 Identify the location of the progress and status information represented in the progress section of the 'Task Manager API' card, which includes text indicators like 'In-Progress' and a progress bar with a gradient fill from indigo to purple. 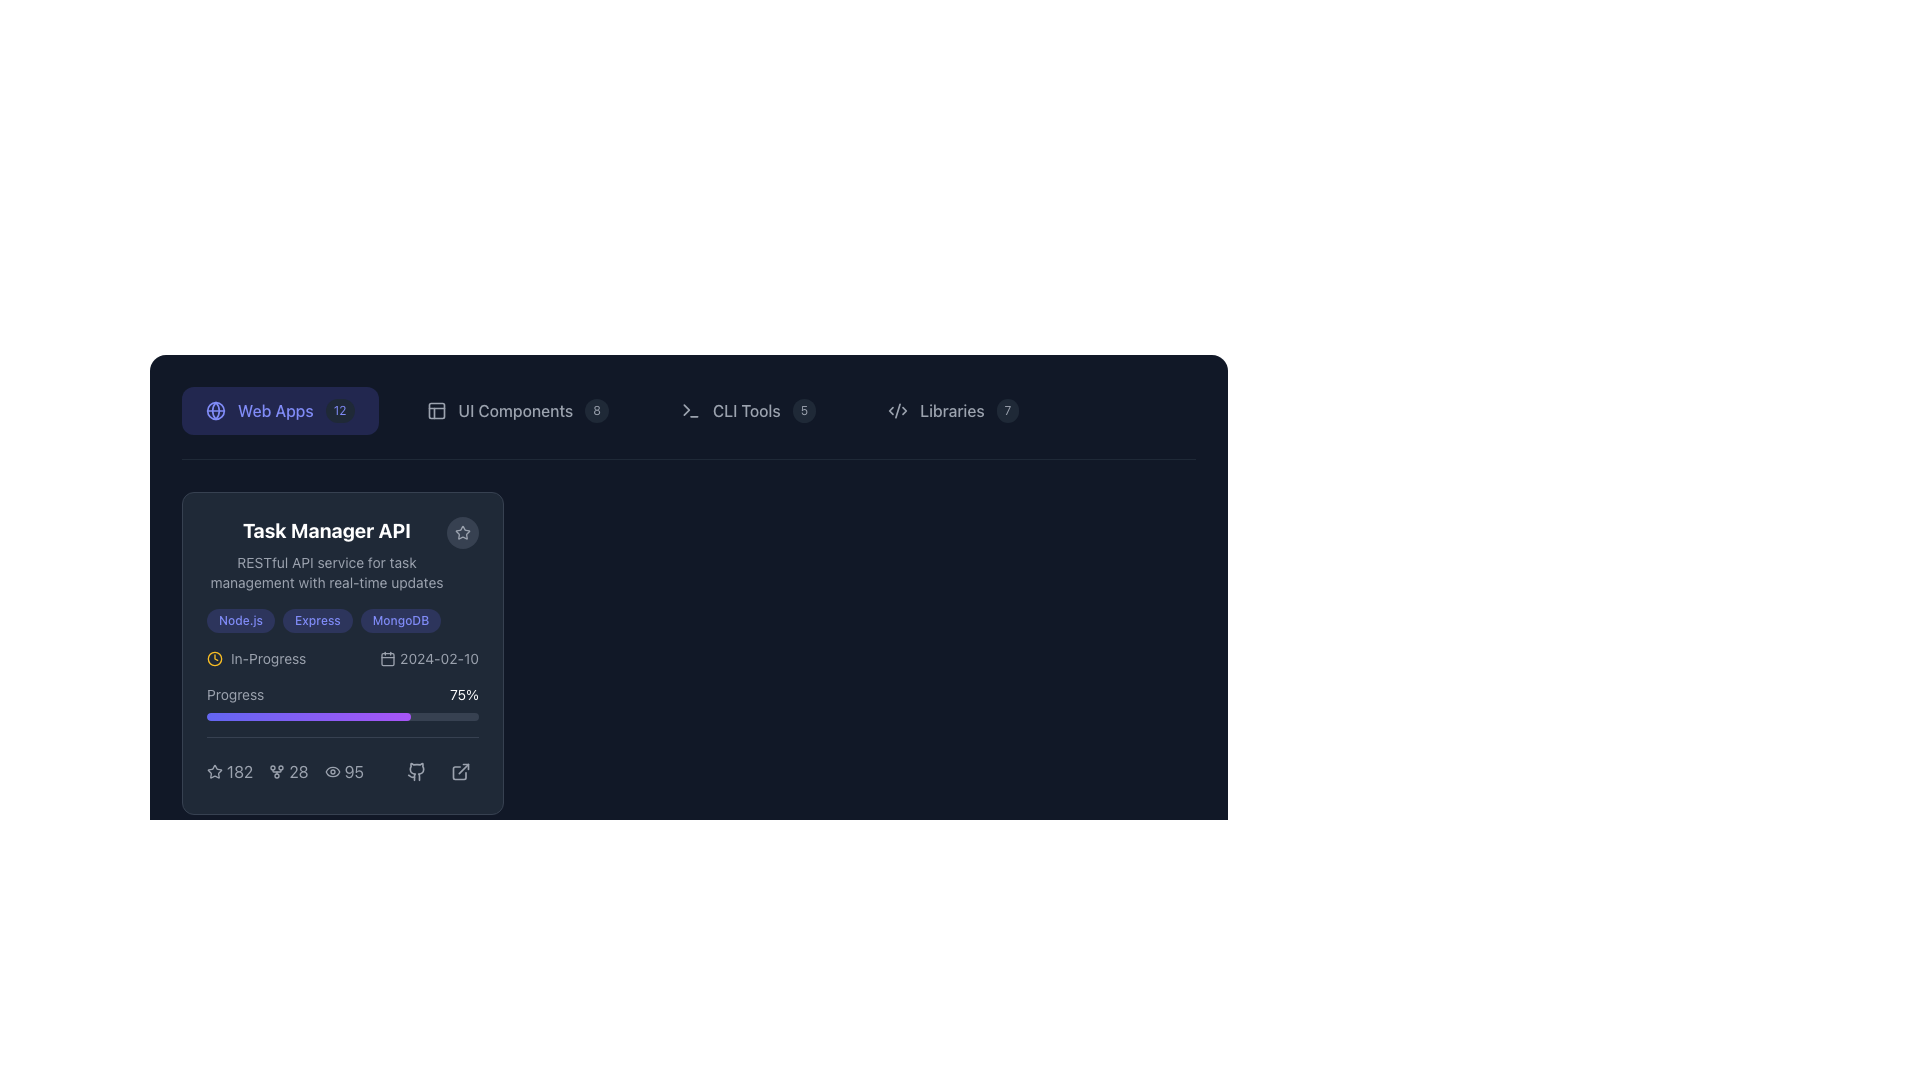
(342, 718).